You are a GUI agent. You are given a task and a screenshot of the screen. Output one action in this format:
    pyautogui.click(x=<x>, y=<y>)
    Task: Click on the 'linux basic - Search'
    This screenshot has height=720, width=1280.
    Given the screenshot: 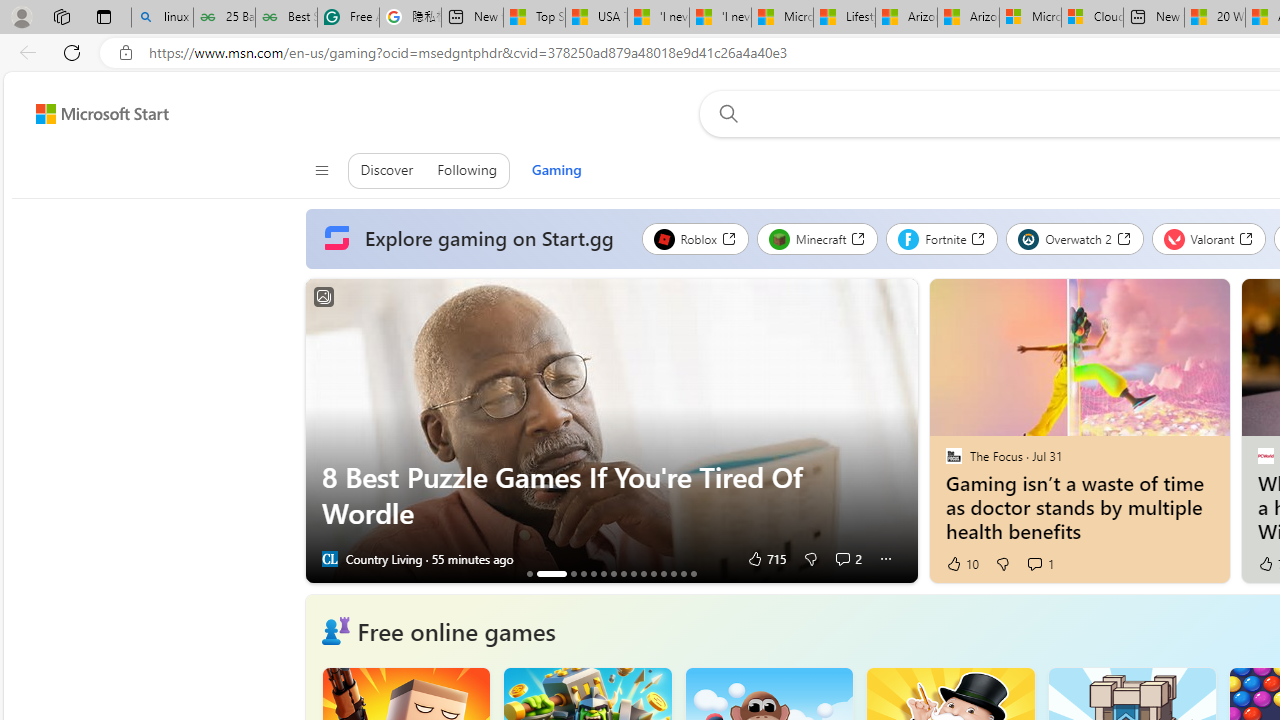 What is the action you would take?
    pyautogui.click(x=162, y=17)
    